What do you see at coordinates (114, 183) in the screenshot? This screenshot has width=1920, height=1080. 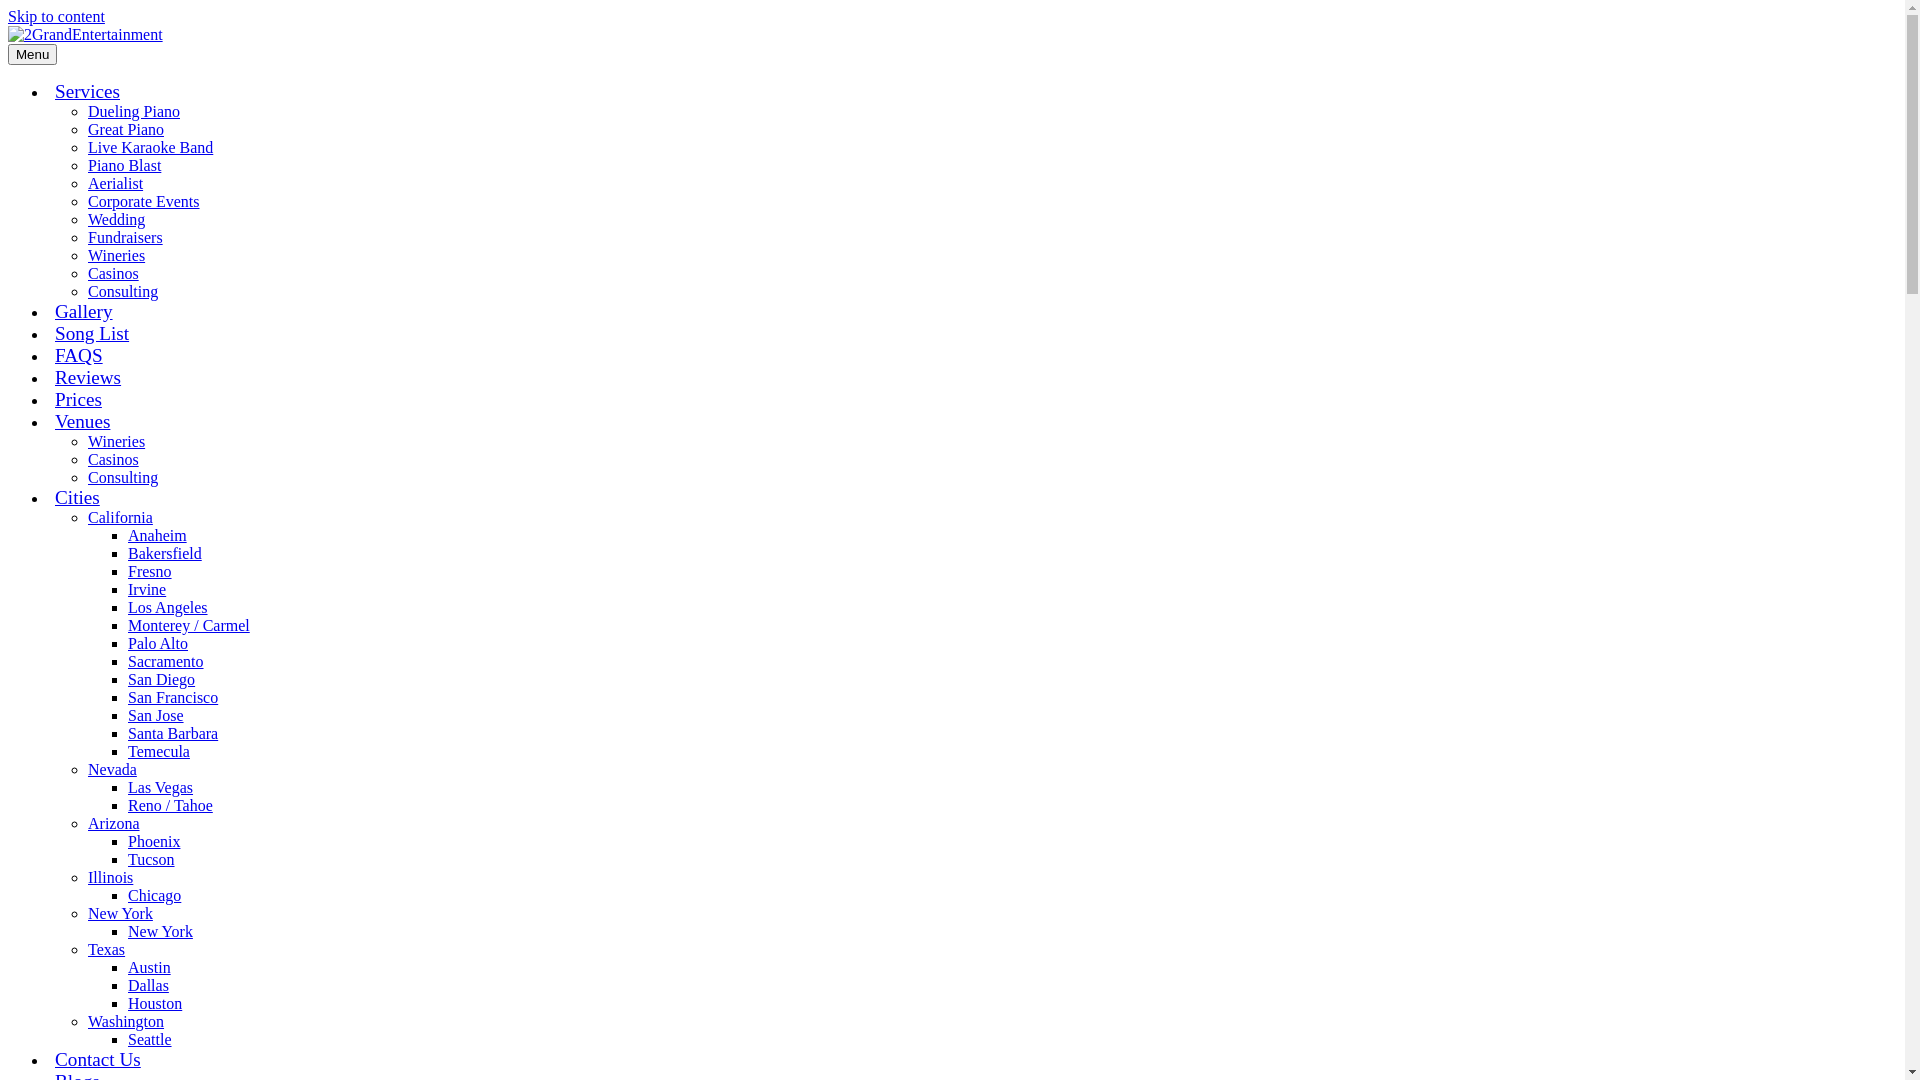 I see `'Aerialist'` at bounding box center [114, 183].